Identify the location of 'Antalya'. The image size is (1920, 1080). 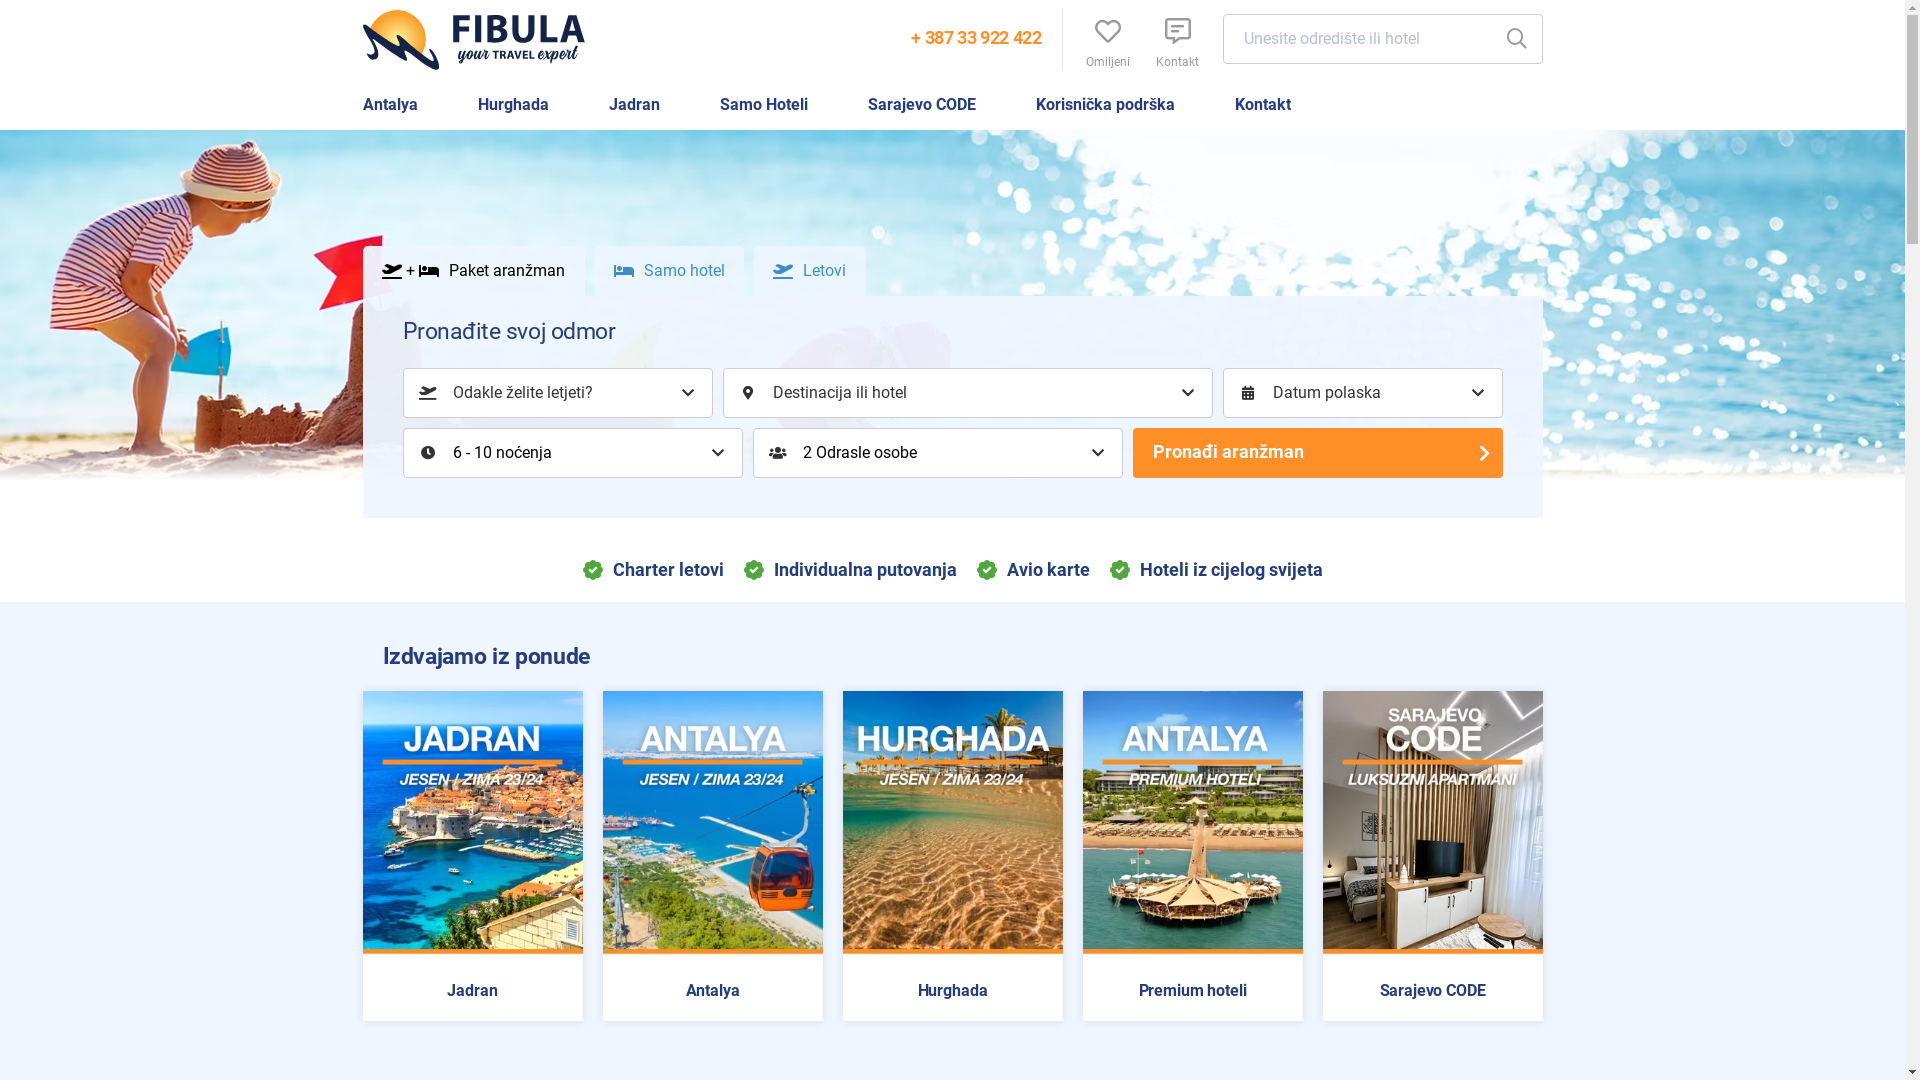
(711, 991).